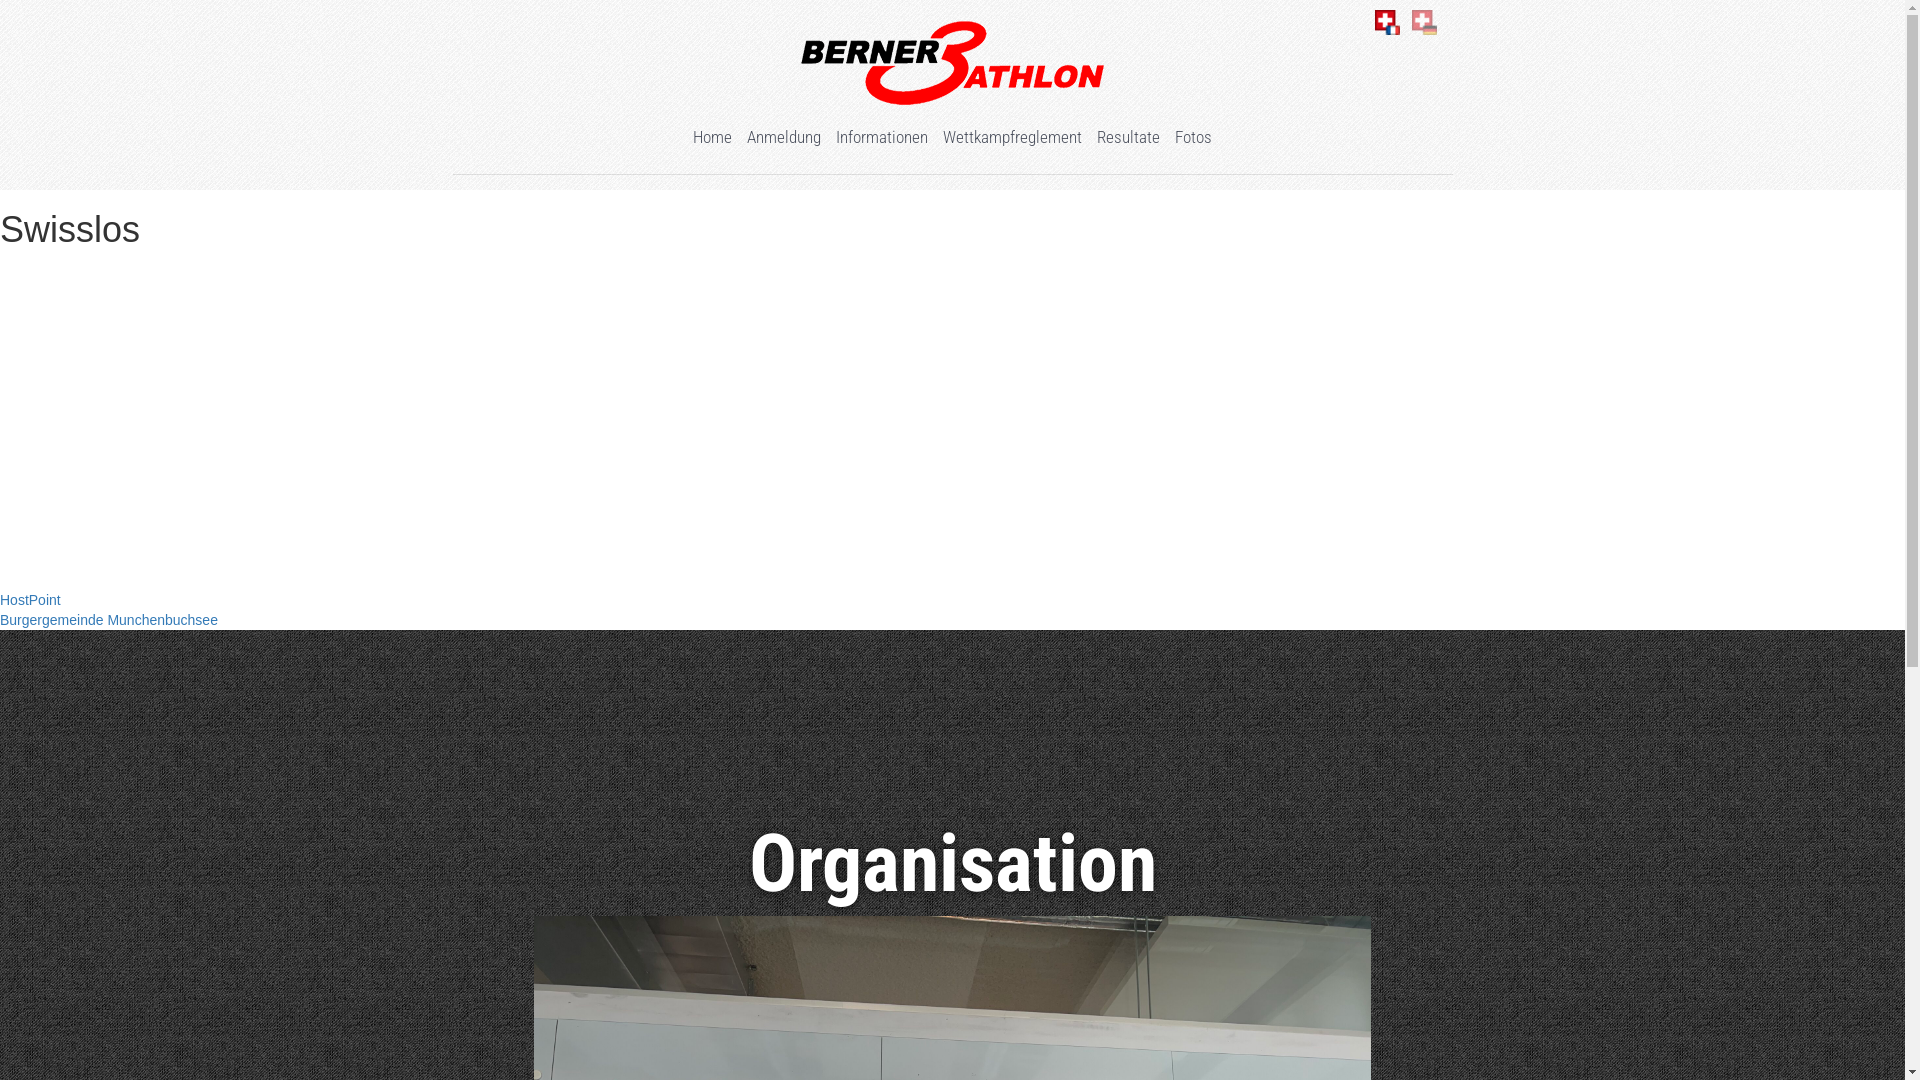  I want to click on 'Anmeldung', so click(782, 136).